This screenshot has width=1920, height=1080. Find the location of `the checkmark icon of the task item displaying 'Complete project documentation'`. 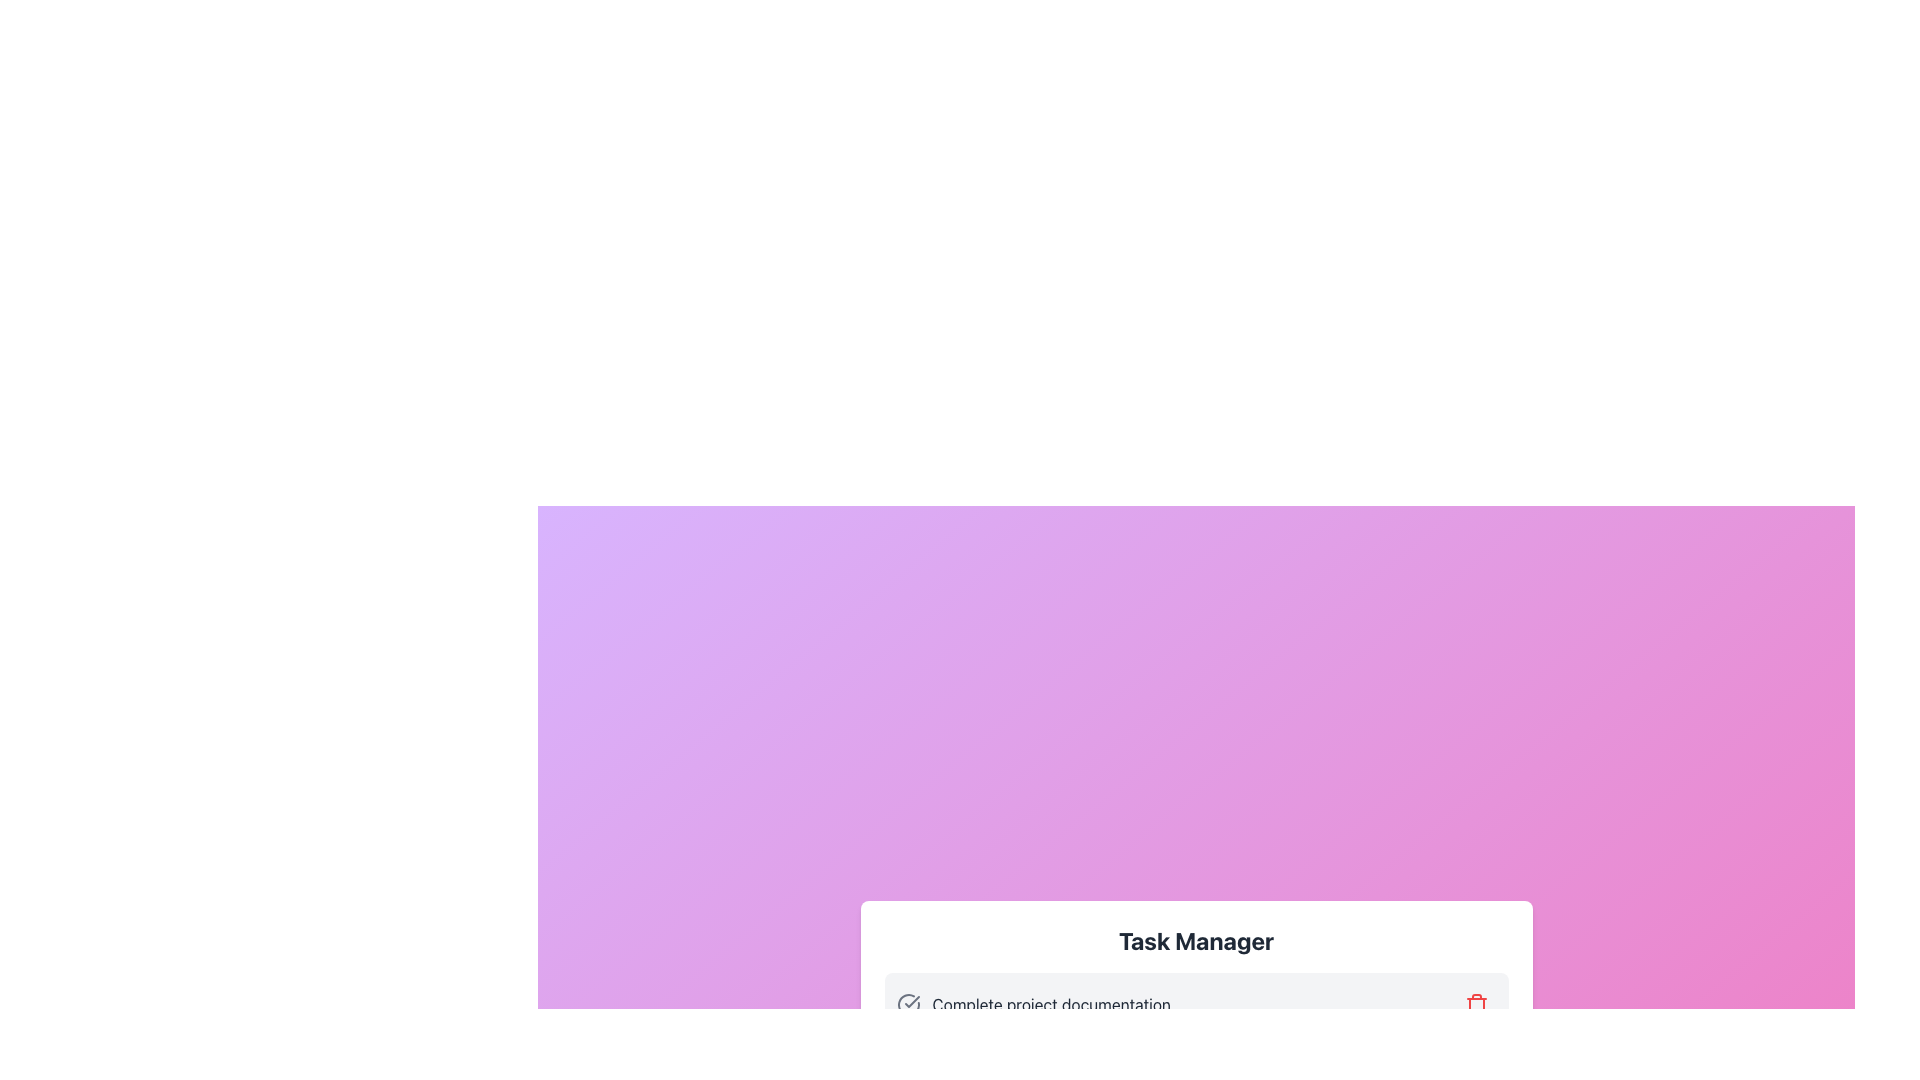

the checkmark icon of the task item displaying 'Complete project documentation' is located at coordinates (1033, 1005).